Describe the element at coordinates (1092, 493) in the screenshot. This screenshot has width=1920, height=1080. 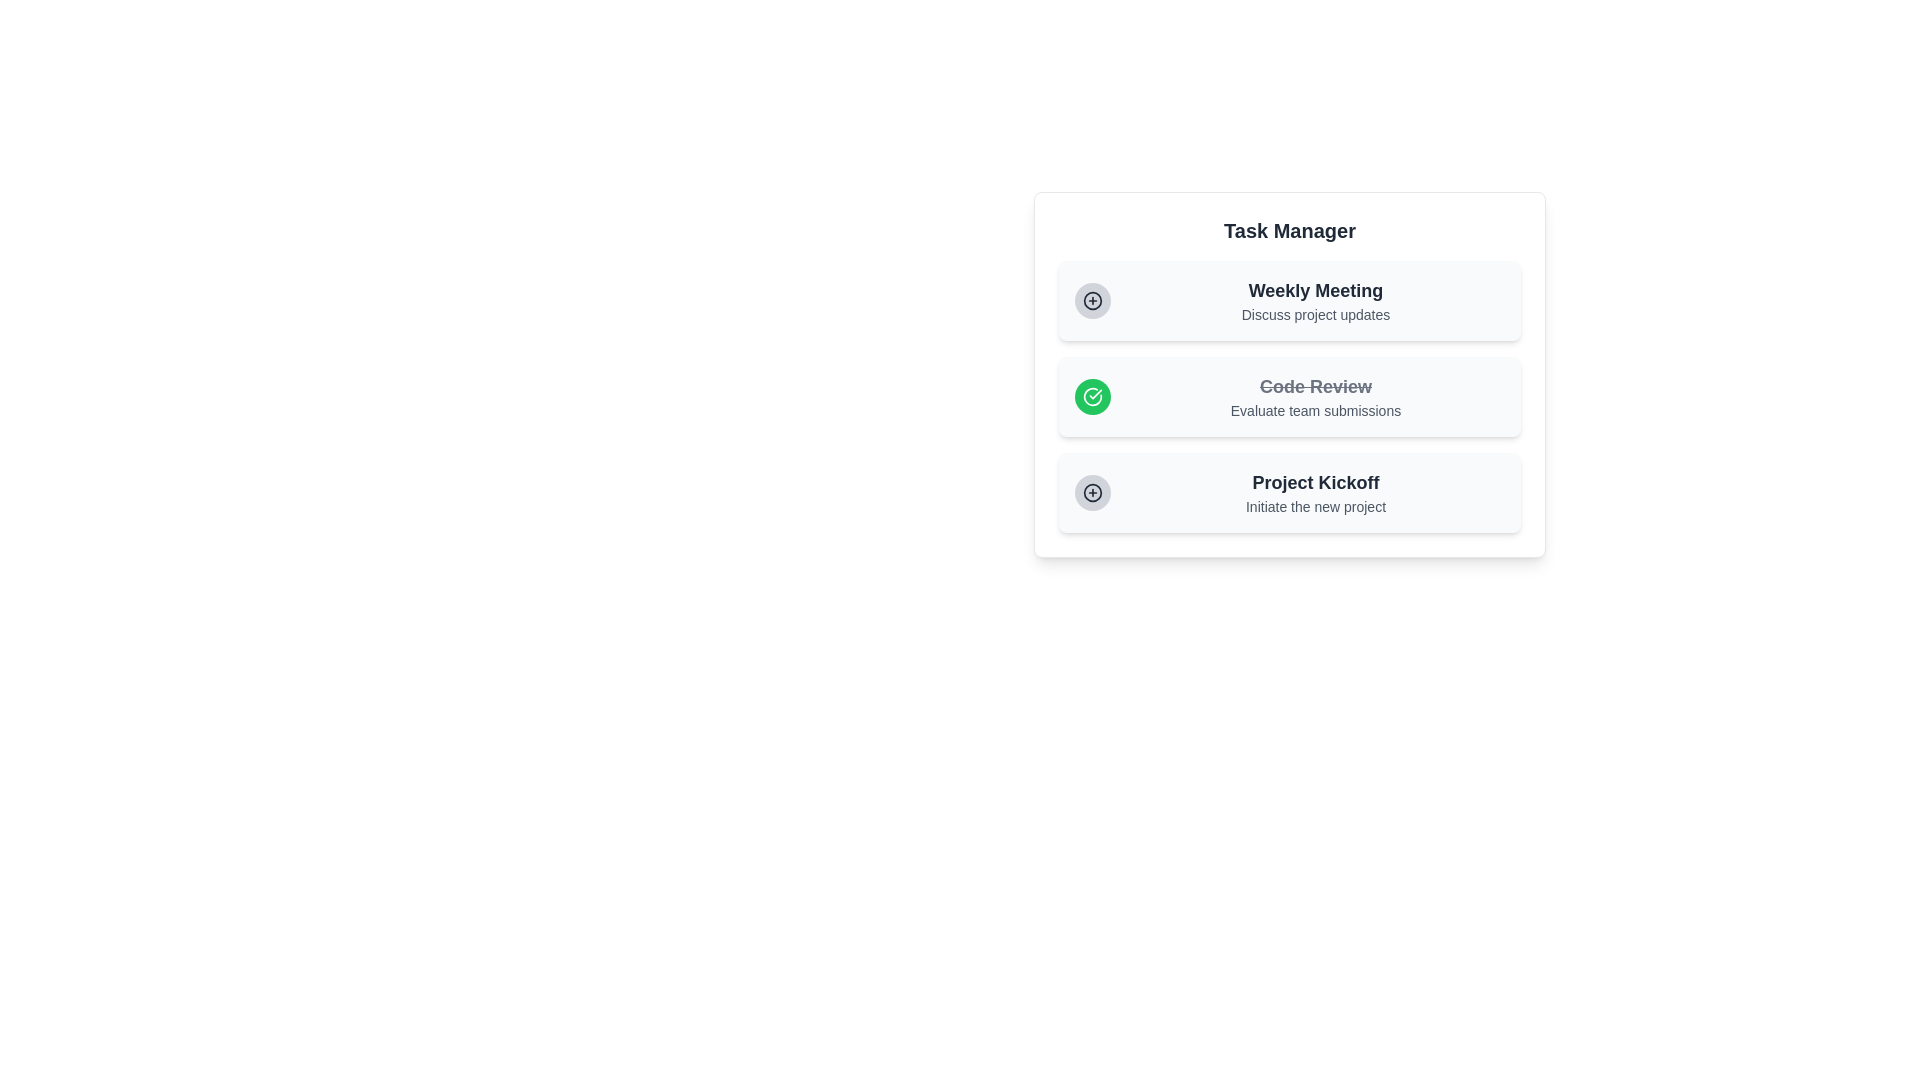
I see `the outermost circular part of the icon located to the left of the 'Weekly Meeting' option in the task list` at that location.